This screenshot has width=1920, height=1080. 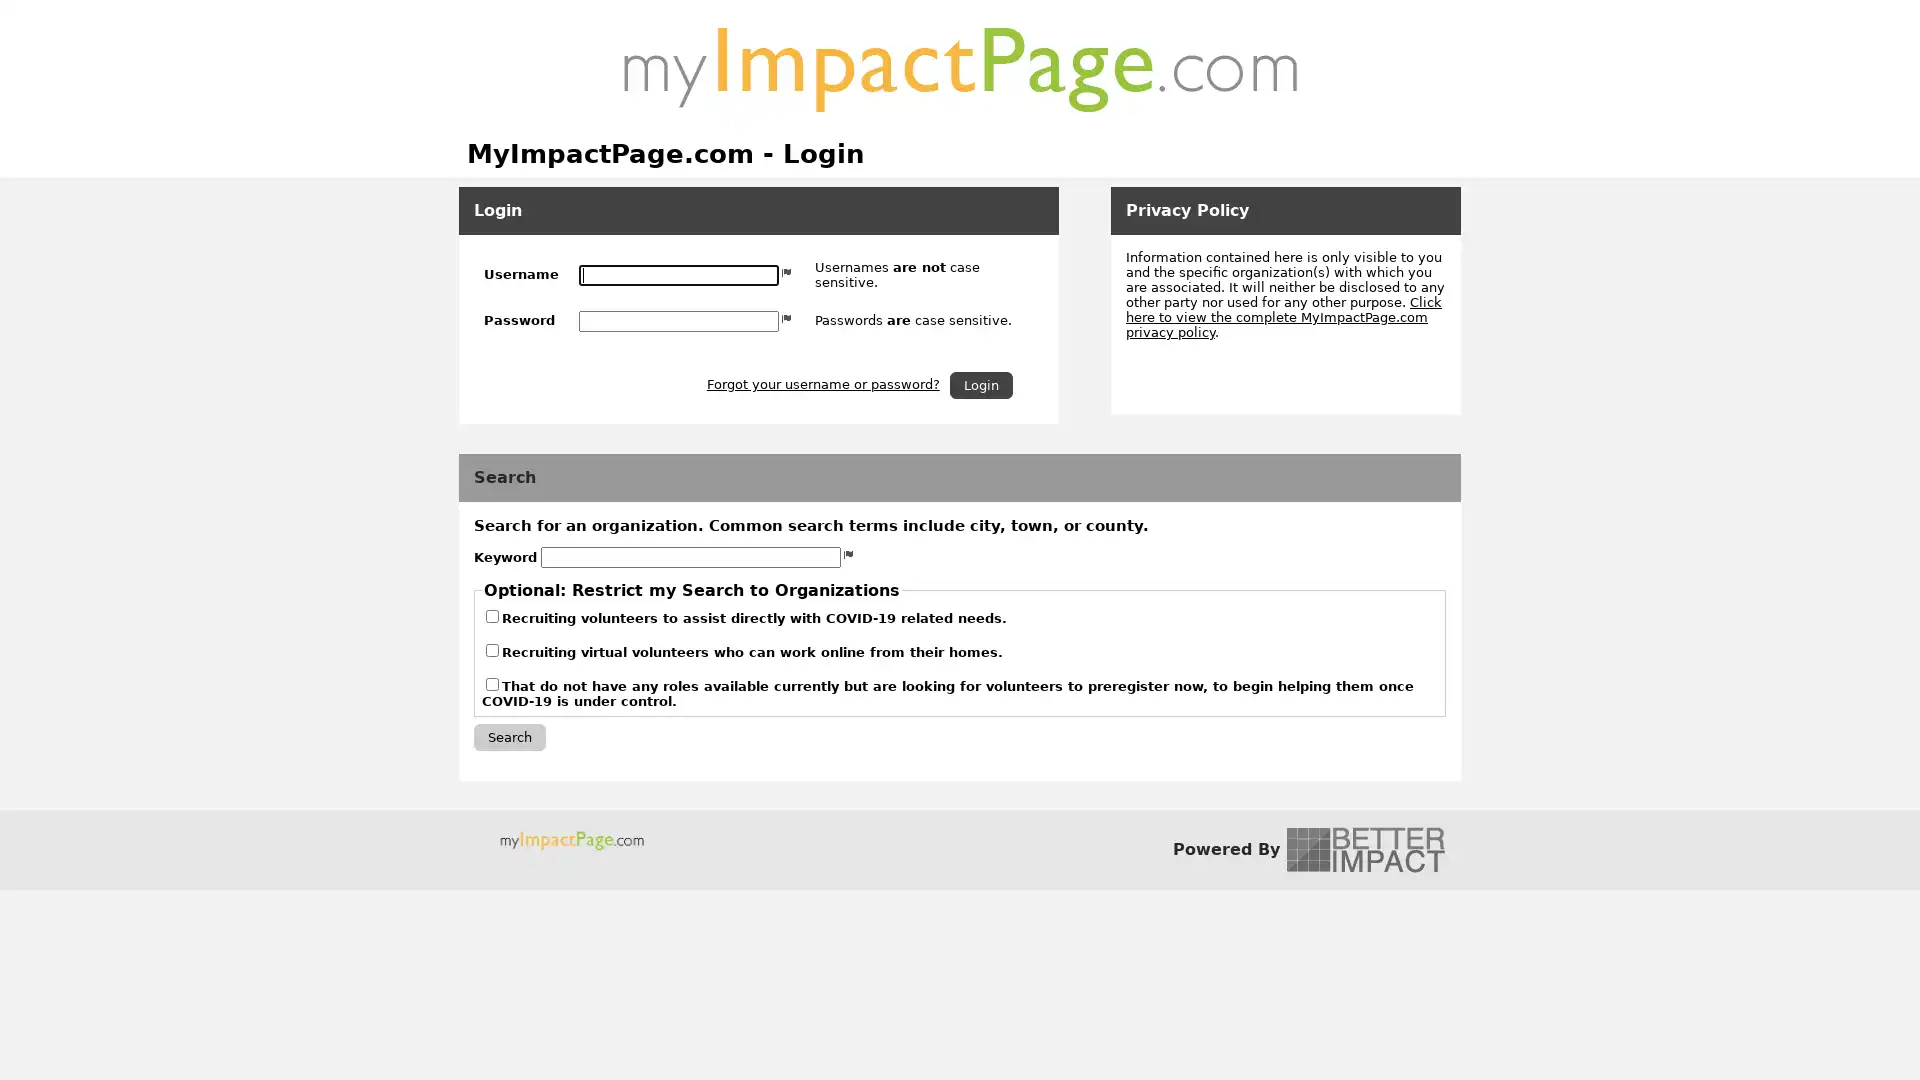 I want to click on Login, so click(x=980, y=384).